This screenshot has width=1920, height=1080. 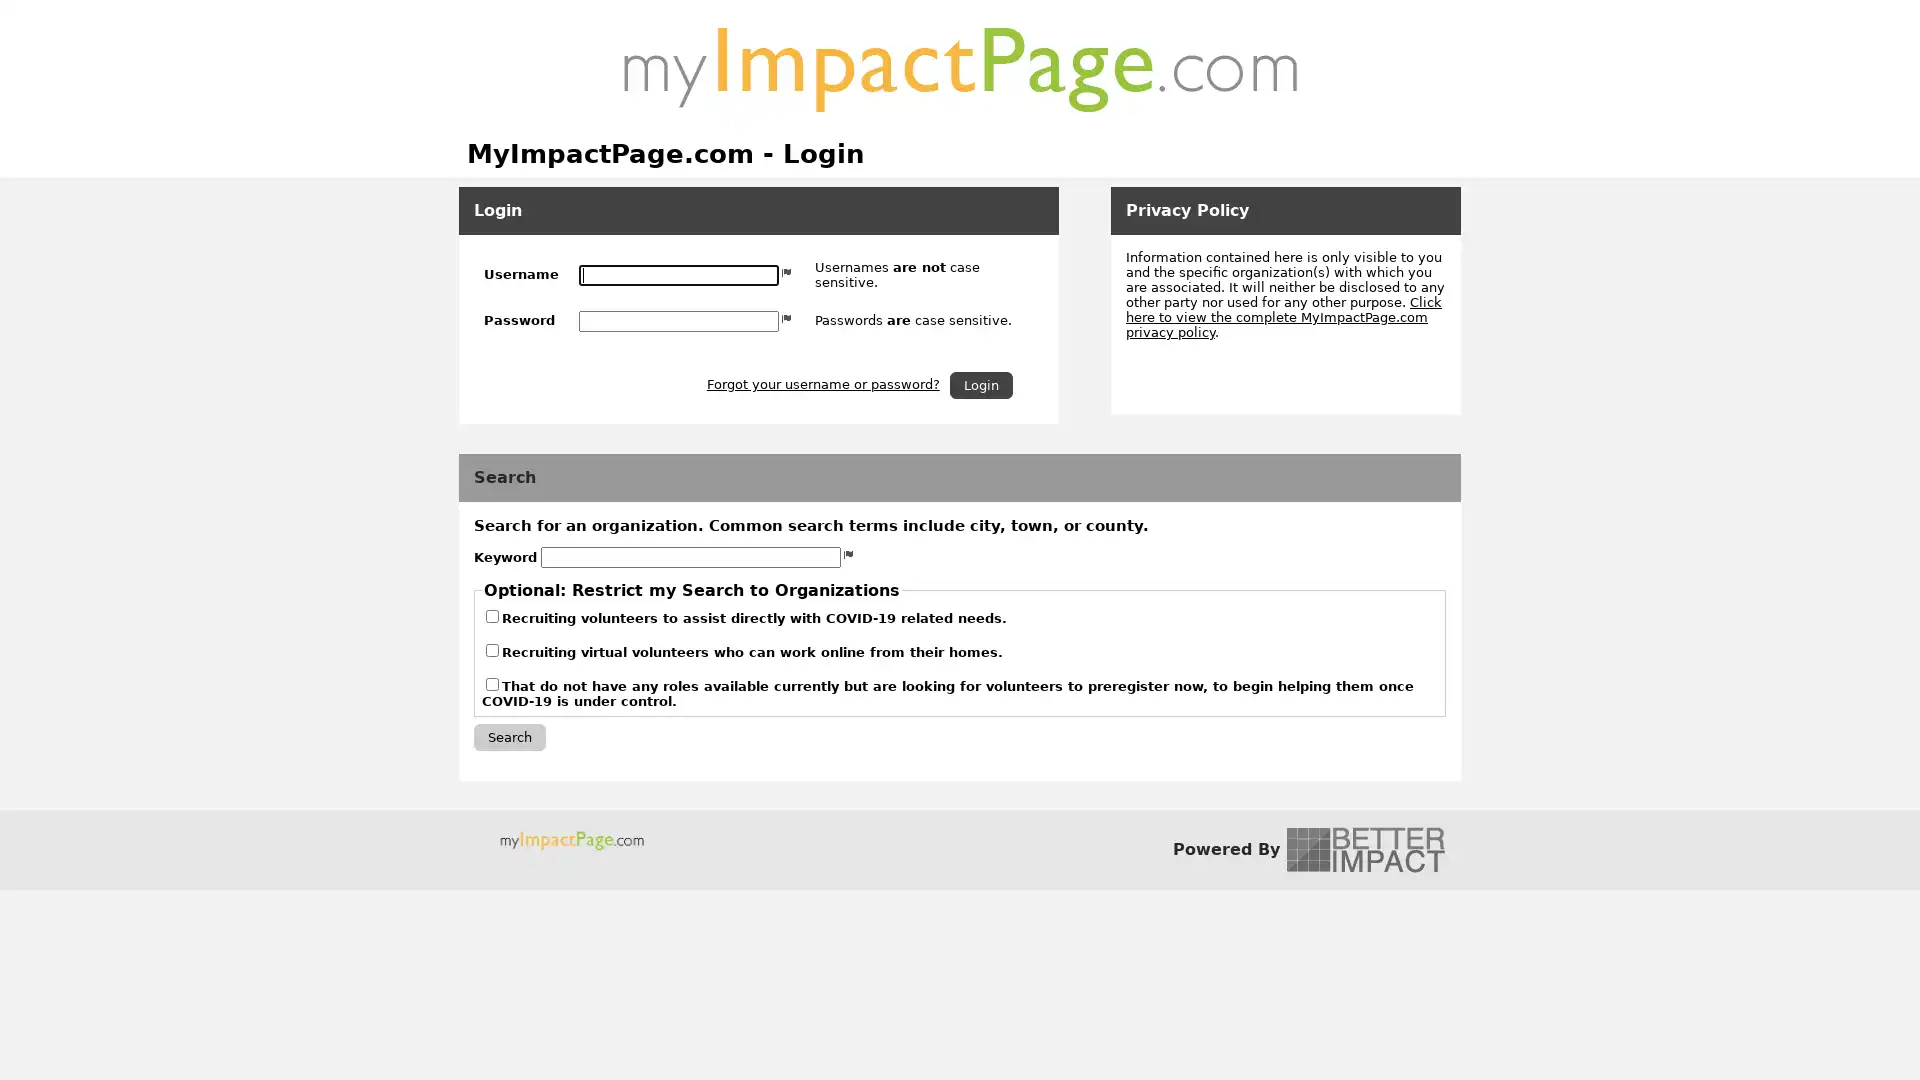 I want to click on Login, so click(x=980, y=384).